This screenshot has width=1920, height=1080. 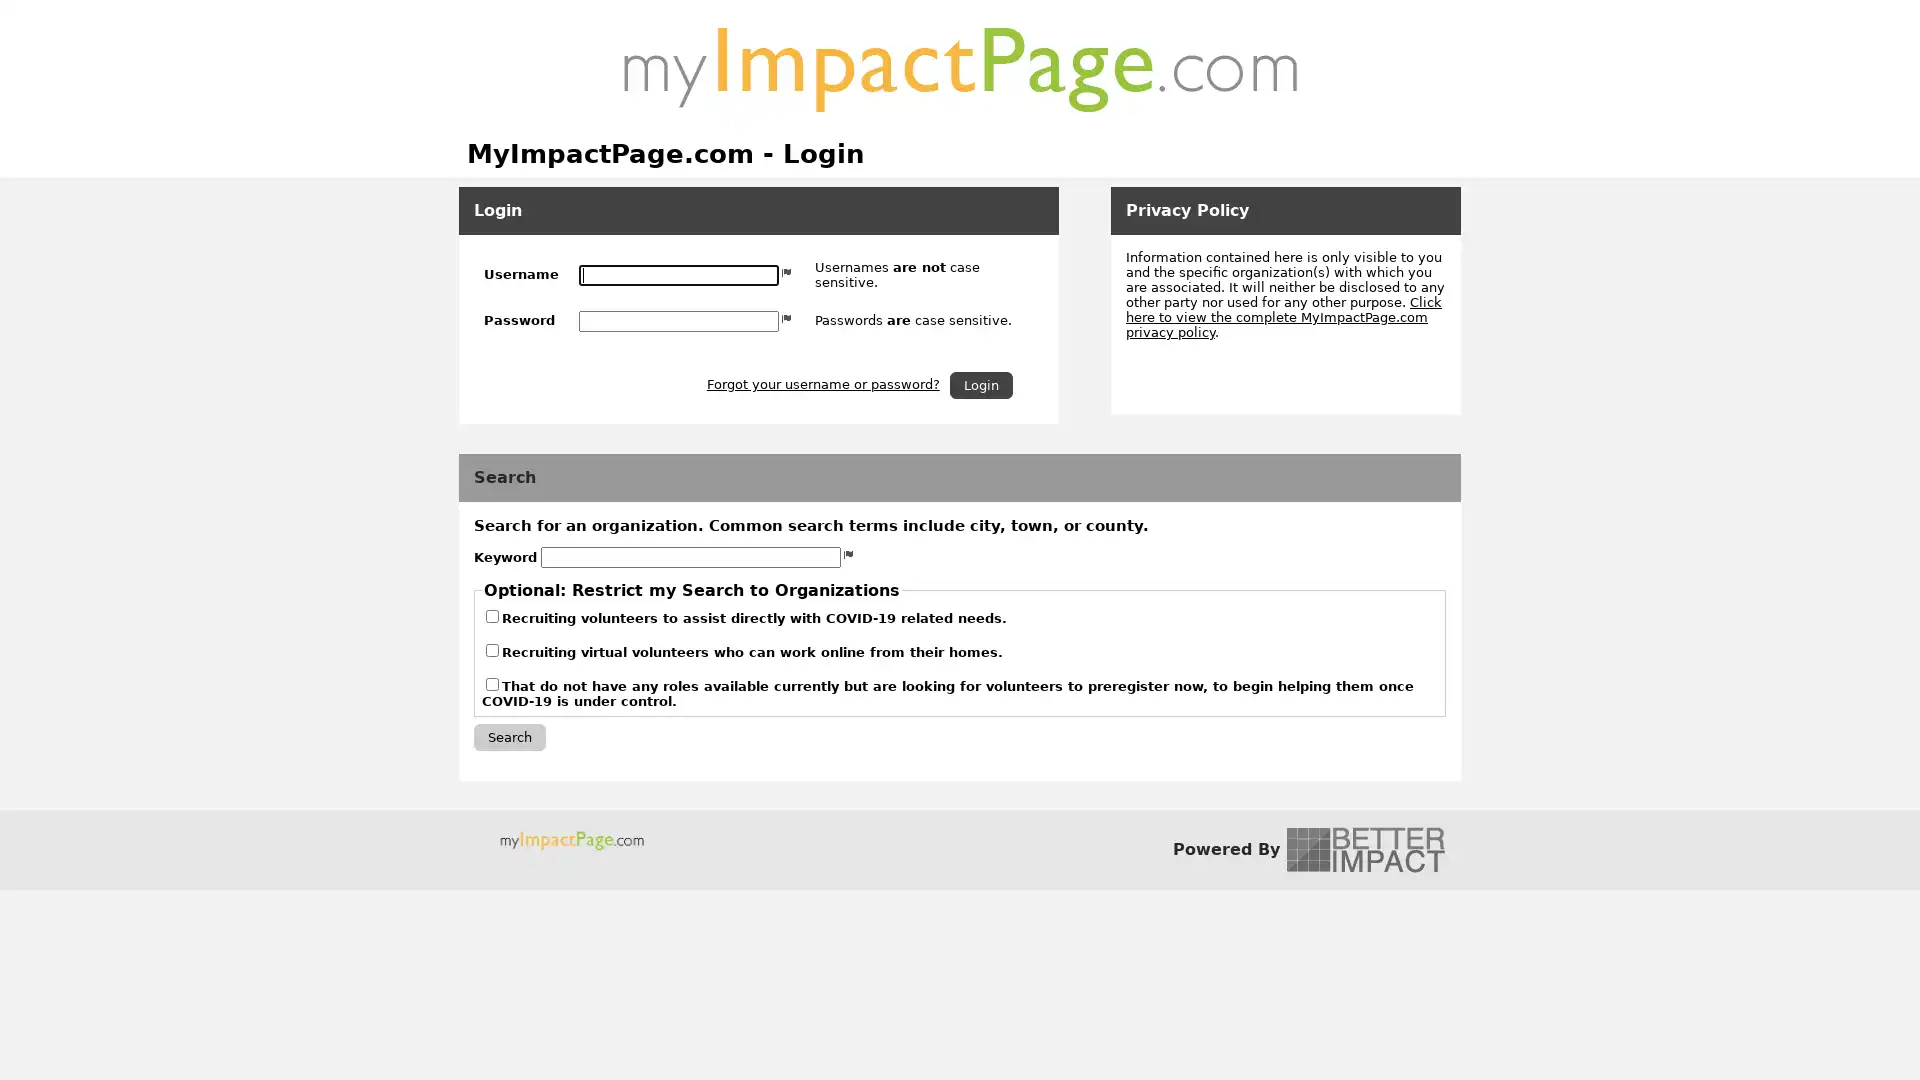 I want to click on Login, so click(x=980, y=384).